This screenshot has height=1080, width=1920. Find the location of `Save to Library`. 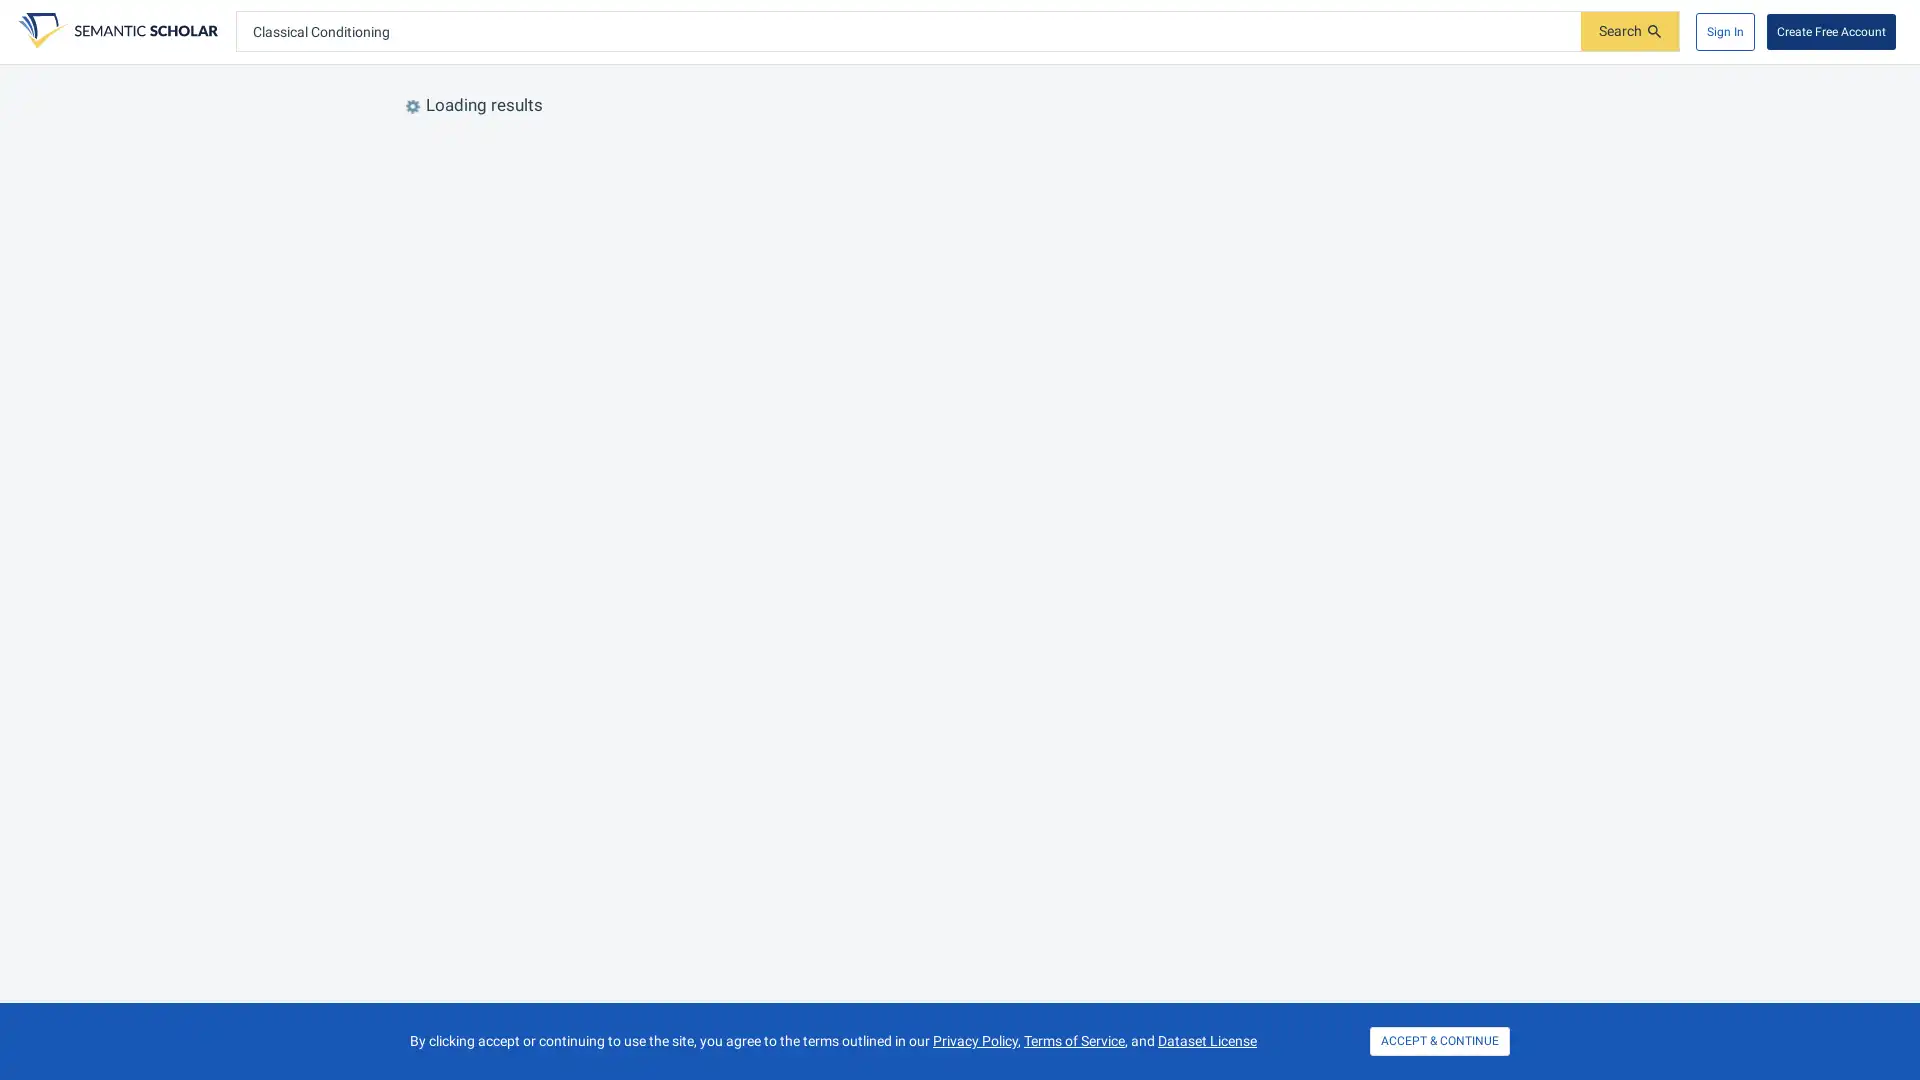

Save to Library is located at coordinates (665, 705).